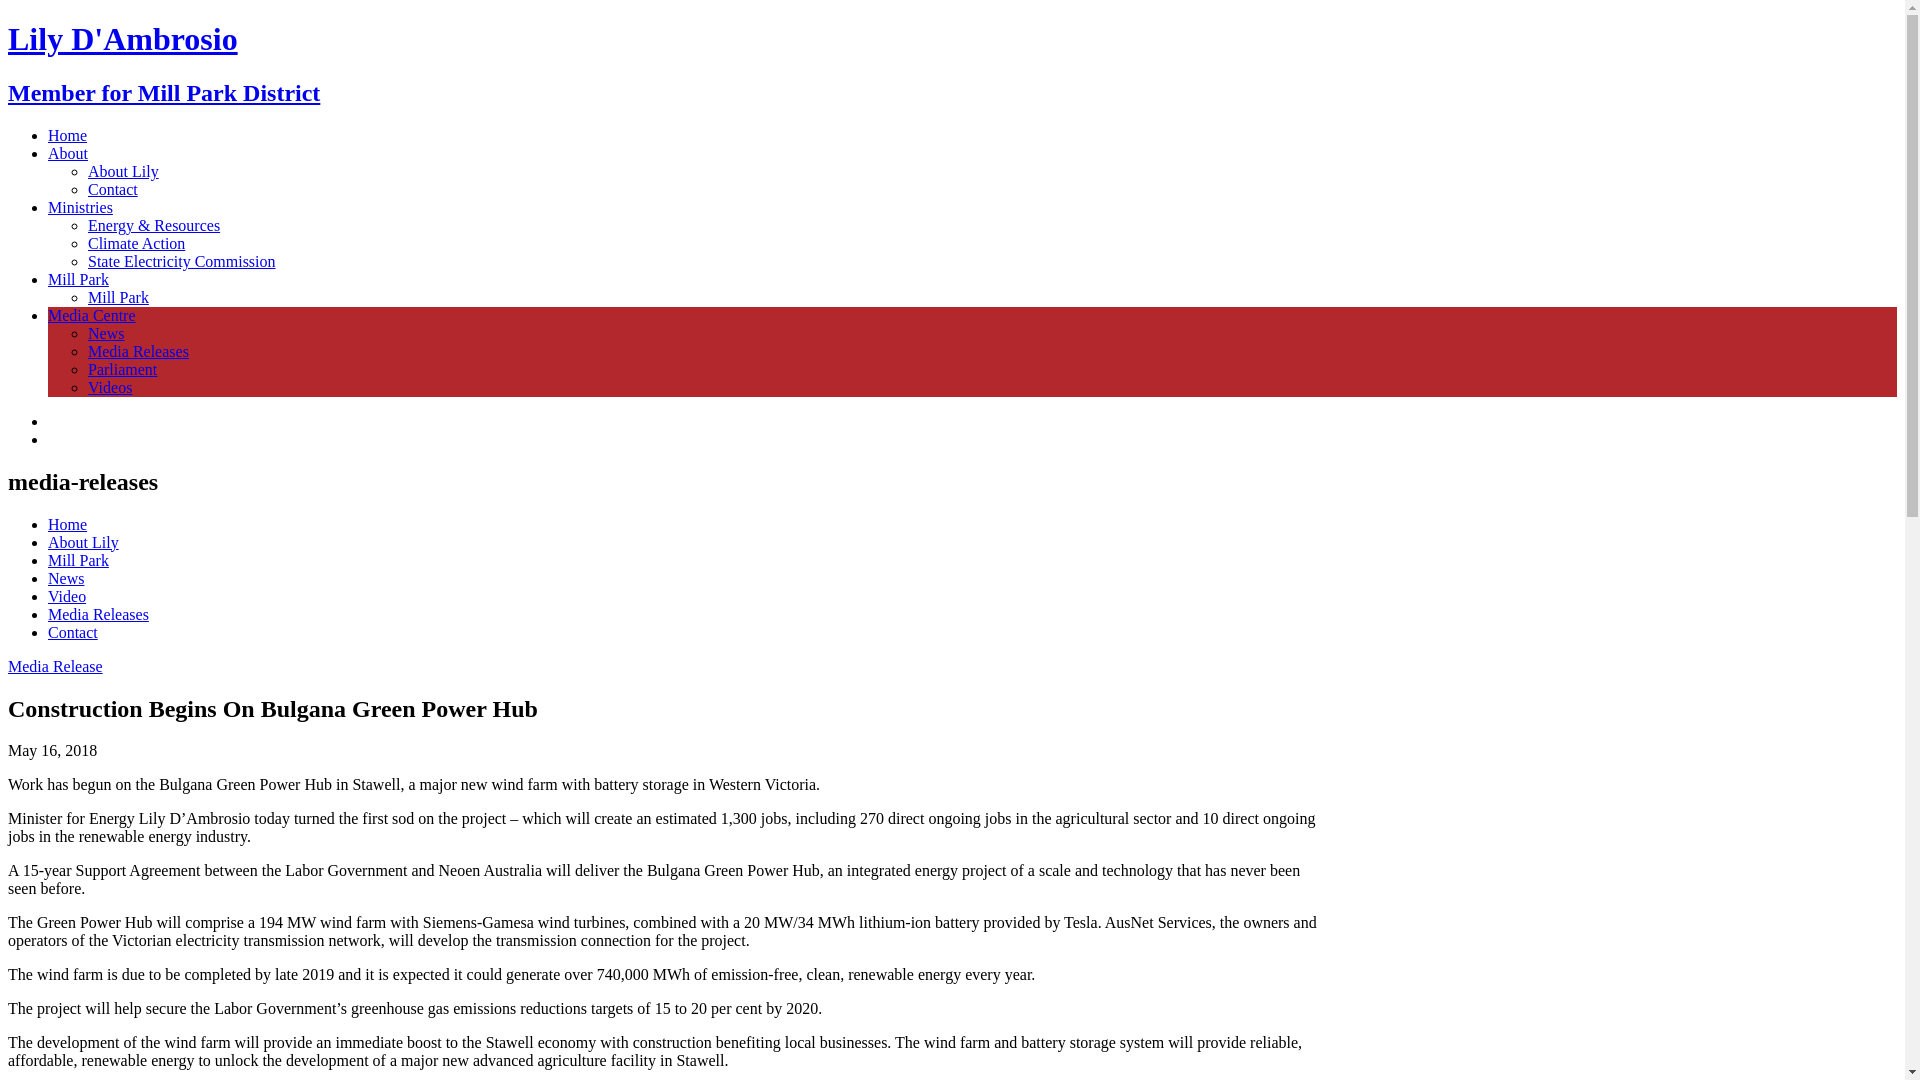 This screenshot has width=1920, height=1080. Describe the element at coordinates (86, 350) in the screenshot. I see `'Media Releases'` at that location.